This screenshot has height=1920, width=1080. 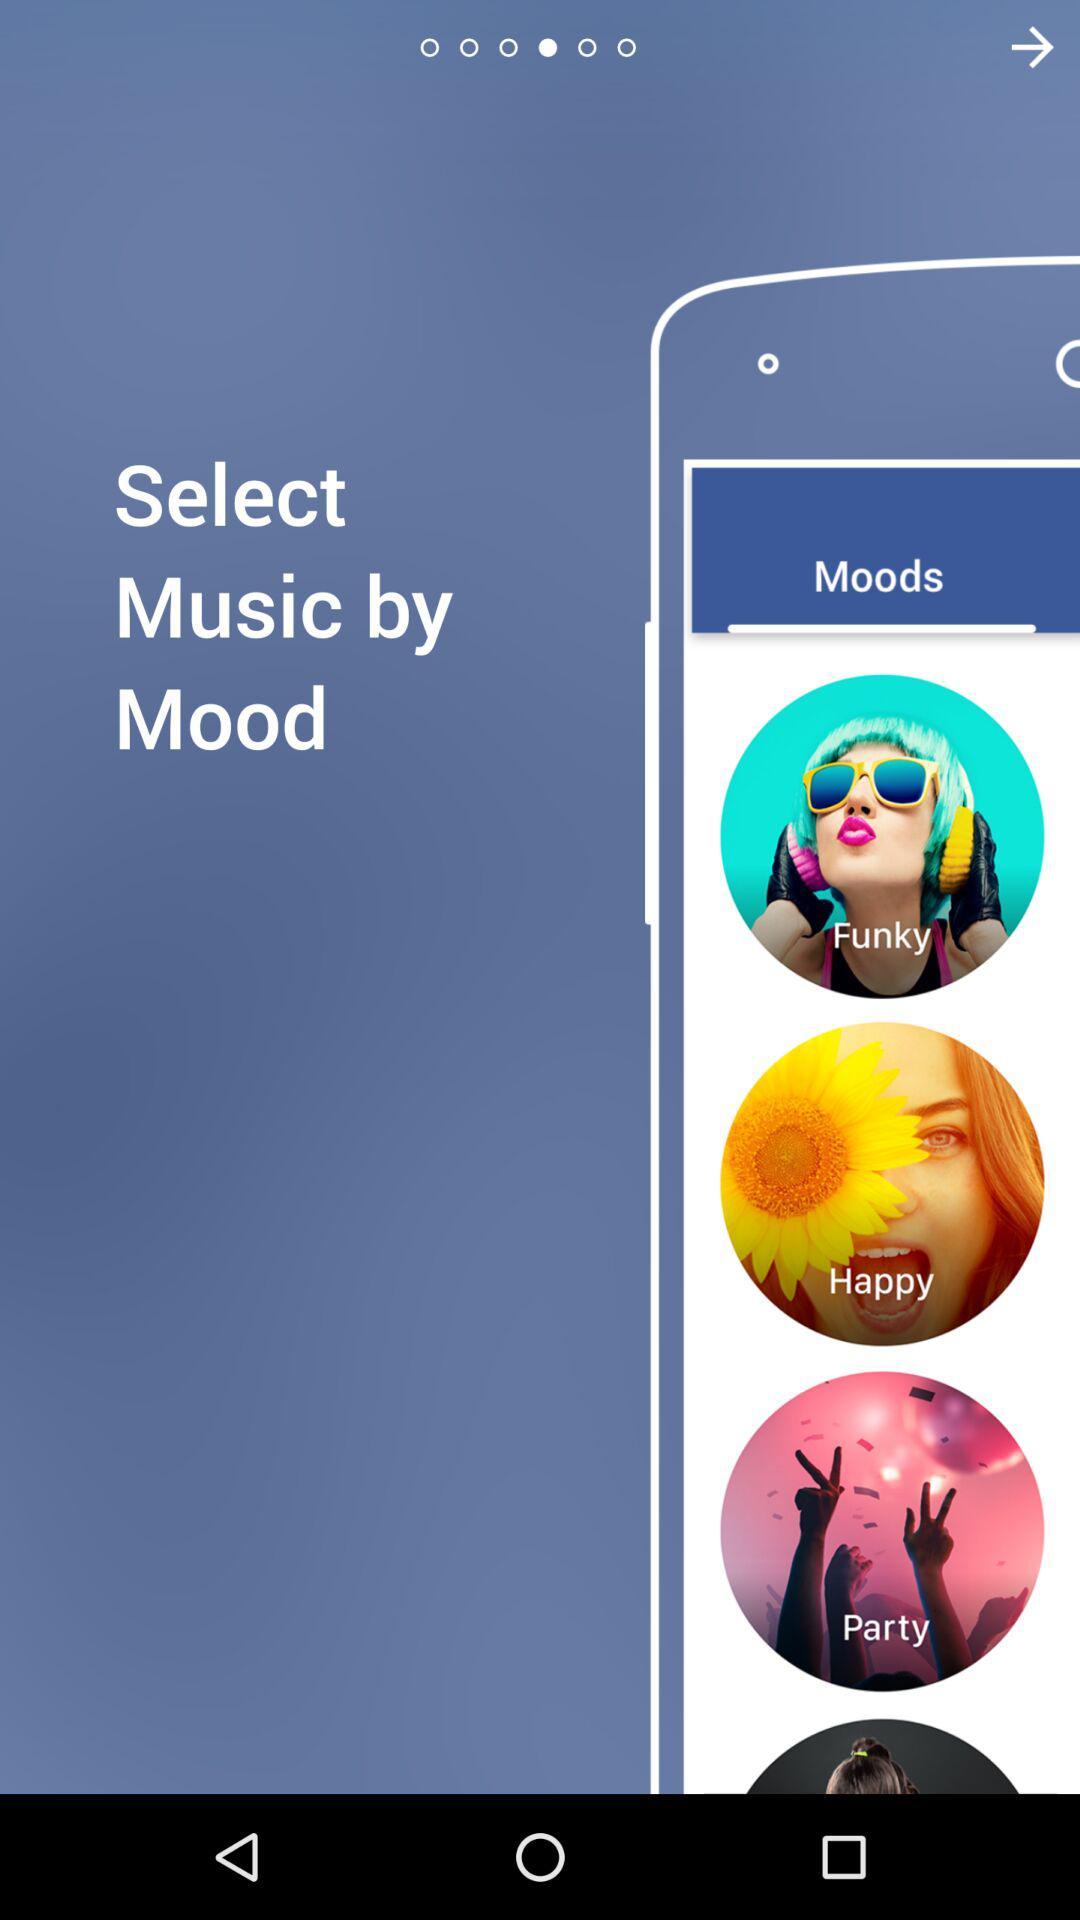 What do you see at coordinates (1019, 47) in the screenshot?
I see `for next` at bounding box center [1019, 47].